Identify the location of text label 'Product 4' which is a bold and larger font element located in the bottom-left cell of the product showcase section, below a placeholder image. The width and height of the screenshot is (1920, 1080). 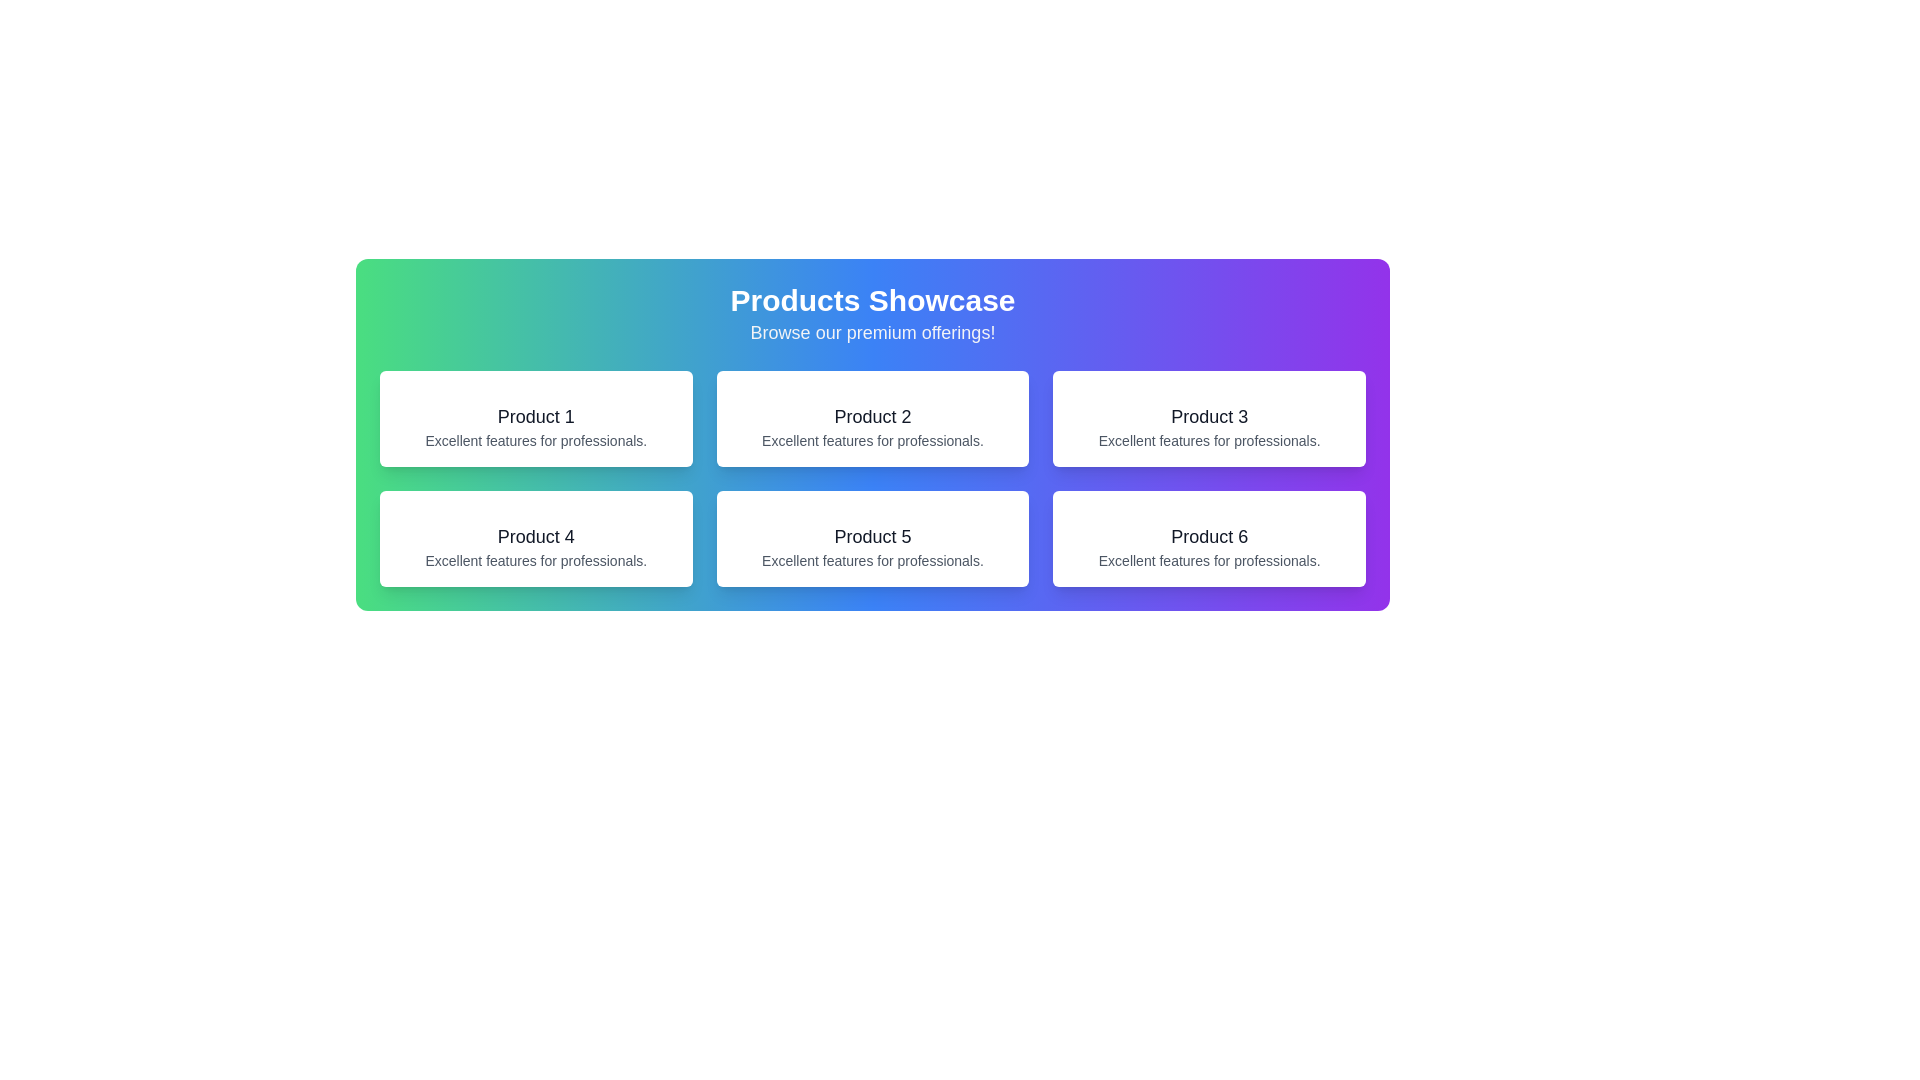
(536, 535).